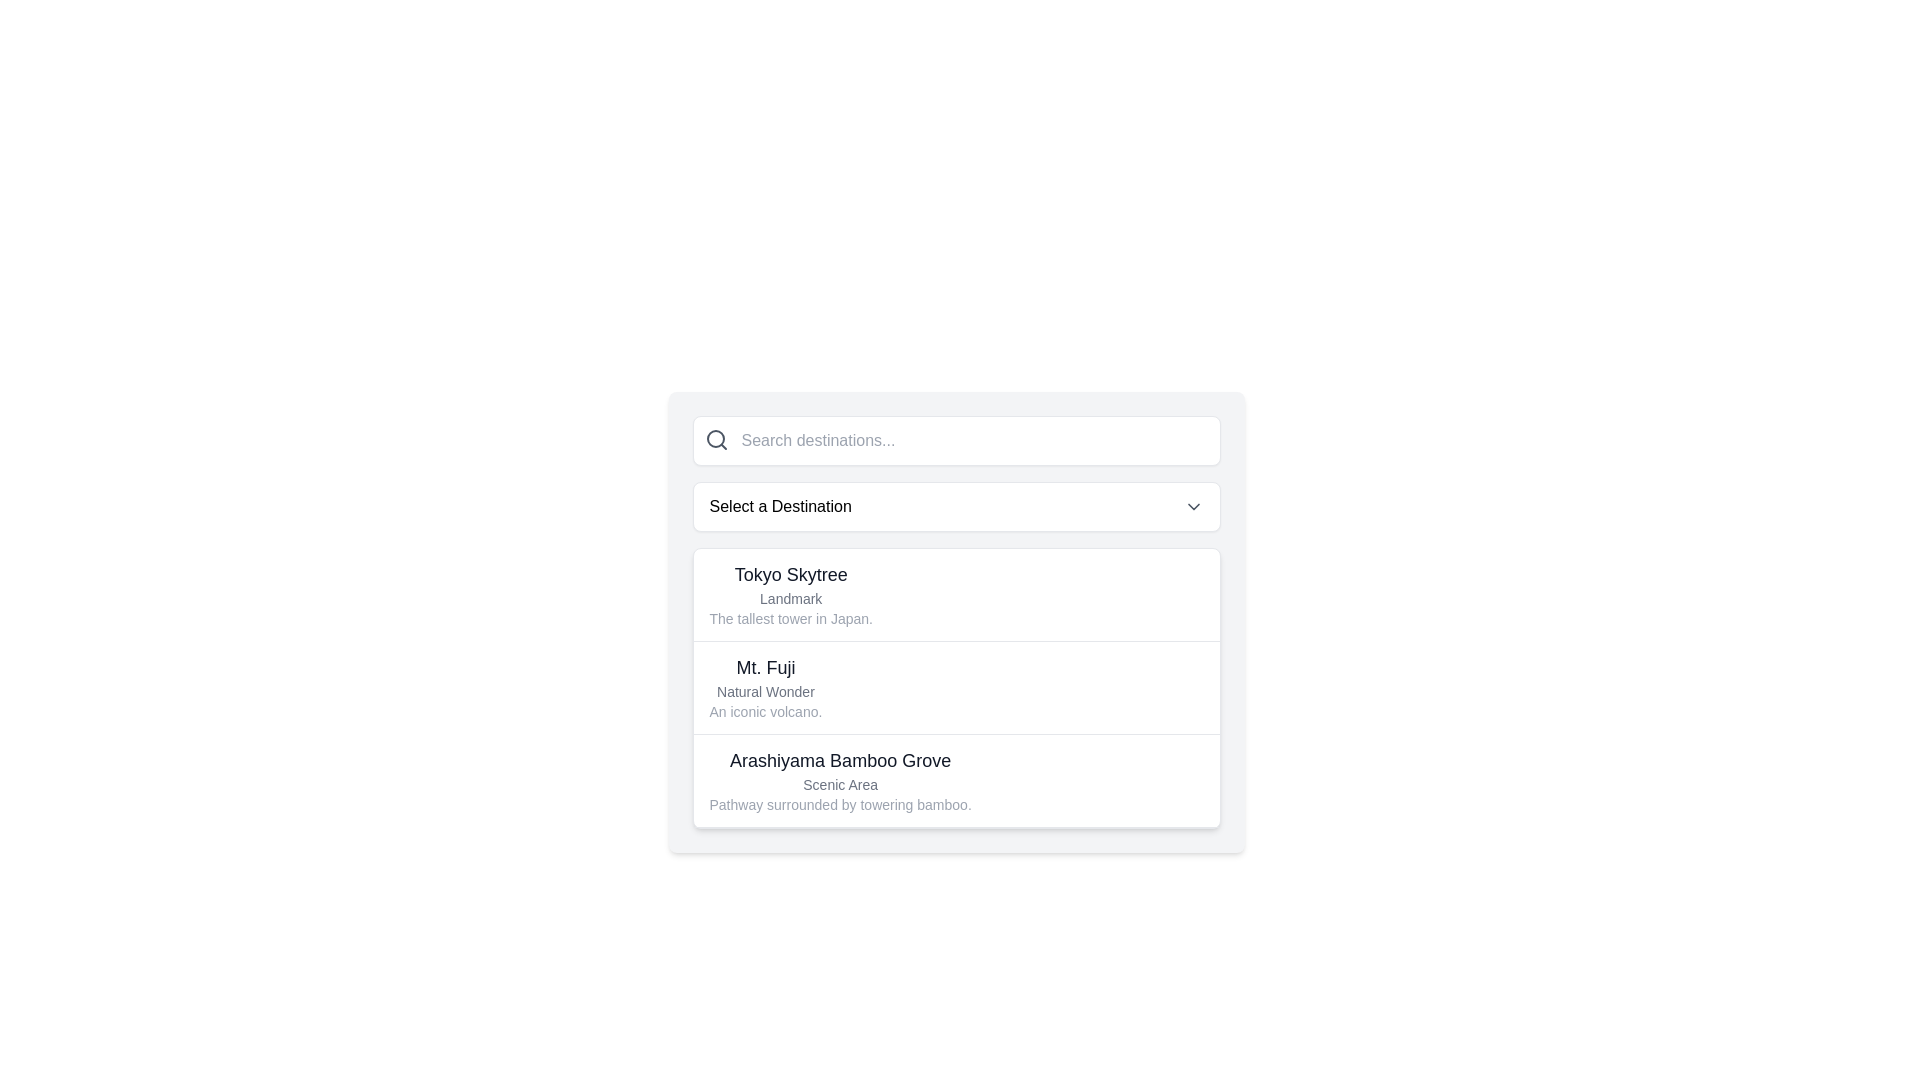 The height and width of the screenshot is (1080, 1920). I want to click on the static text label that reads 'The tallest tower in Japan.', which is positioned below the 'Landmark' subtitle in the destination selection panel for 'Tokyo Skytree', so click(790, 617).